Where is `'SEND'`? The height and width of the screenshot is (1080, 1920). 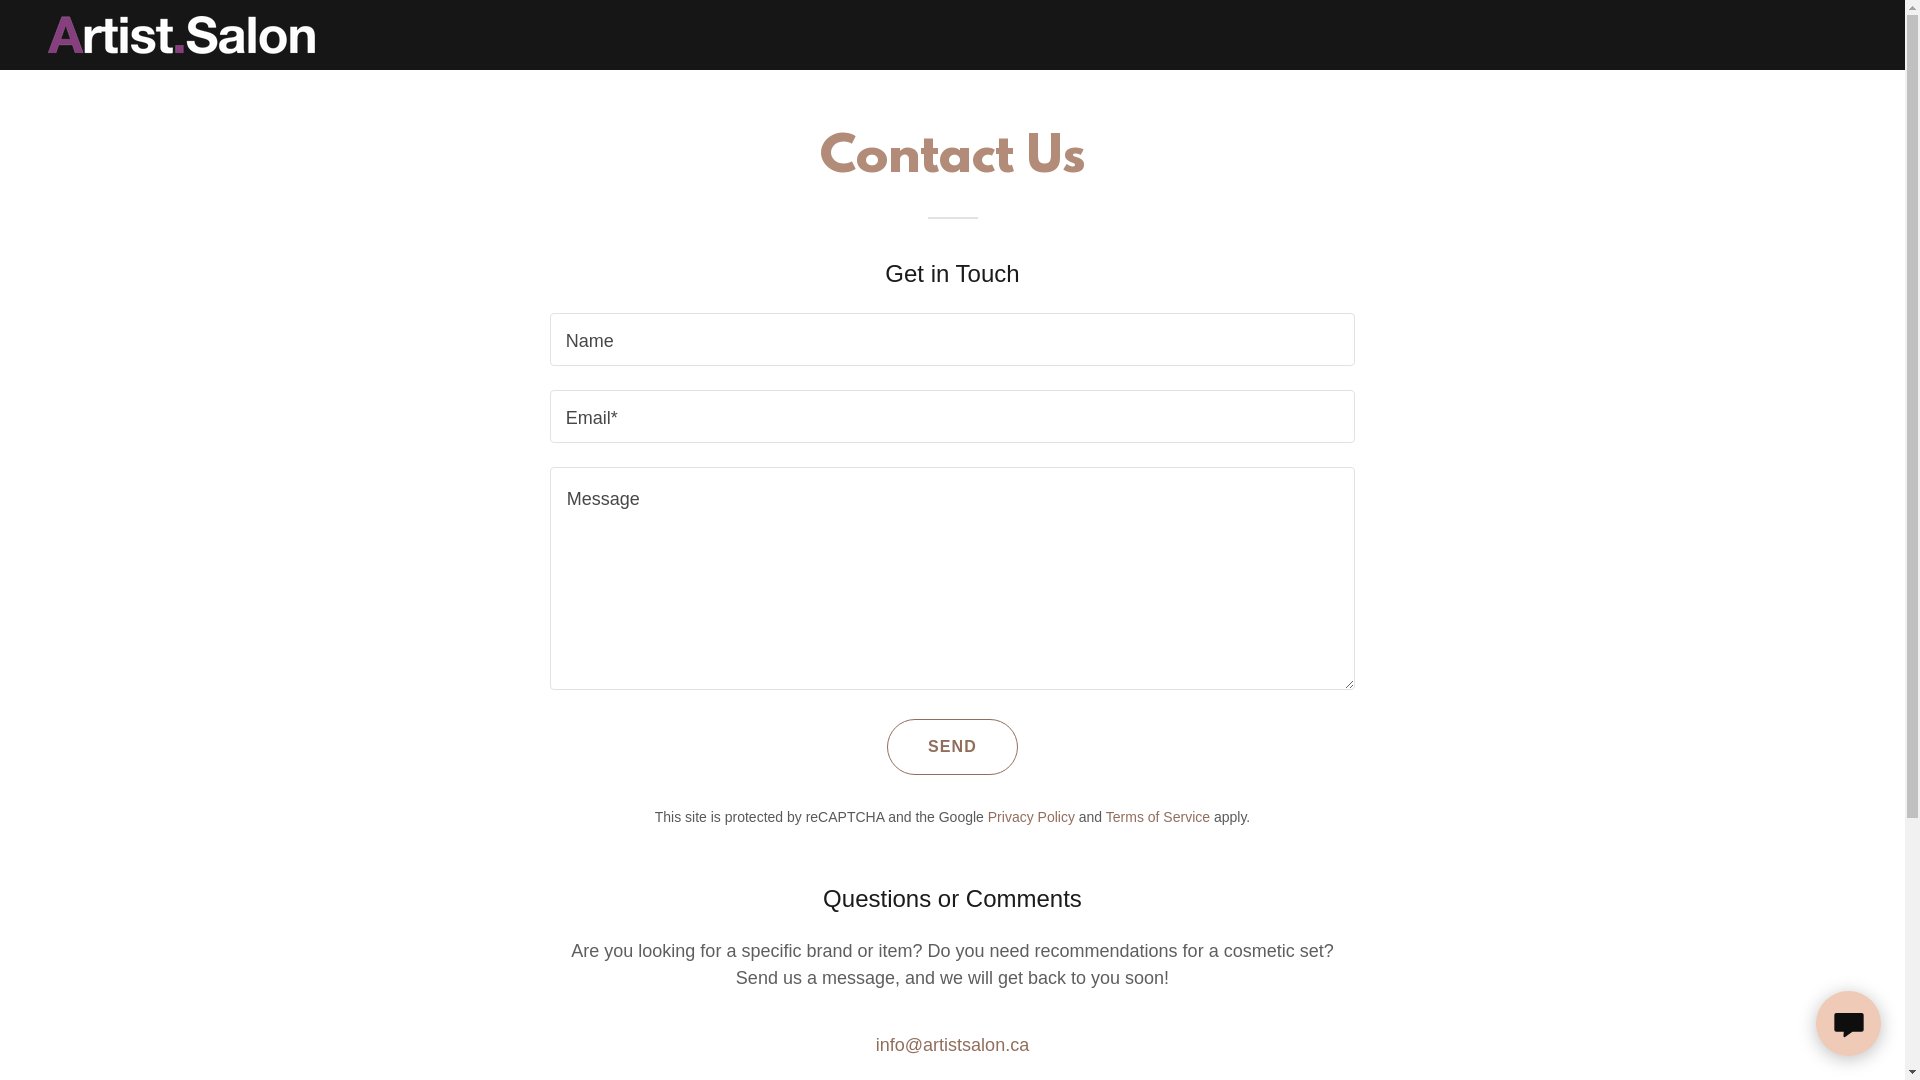
'SEND' is located at coordinates (951, 747).